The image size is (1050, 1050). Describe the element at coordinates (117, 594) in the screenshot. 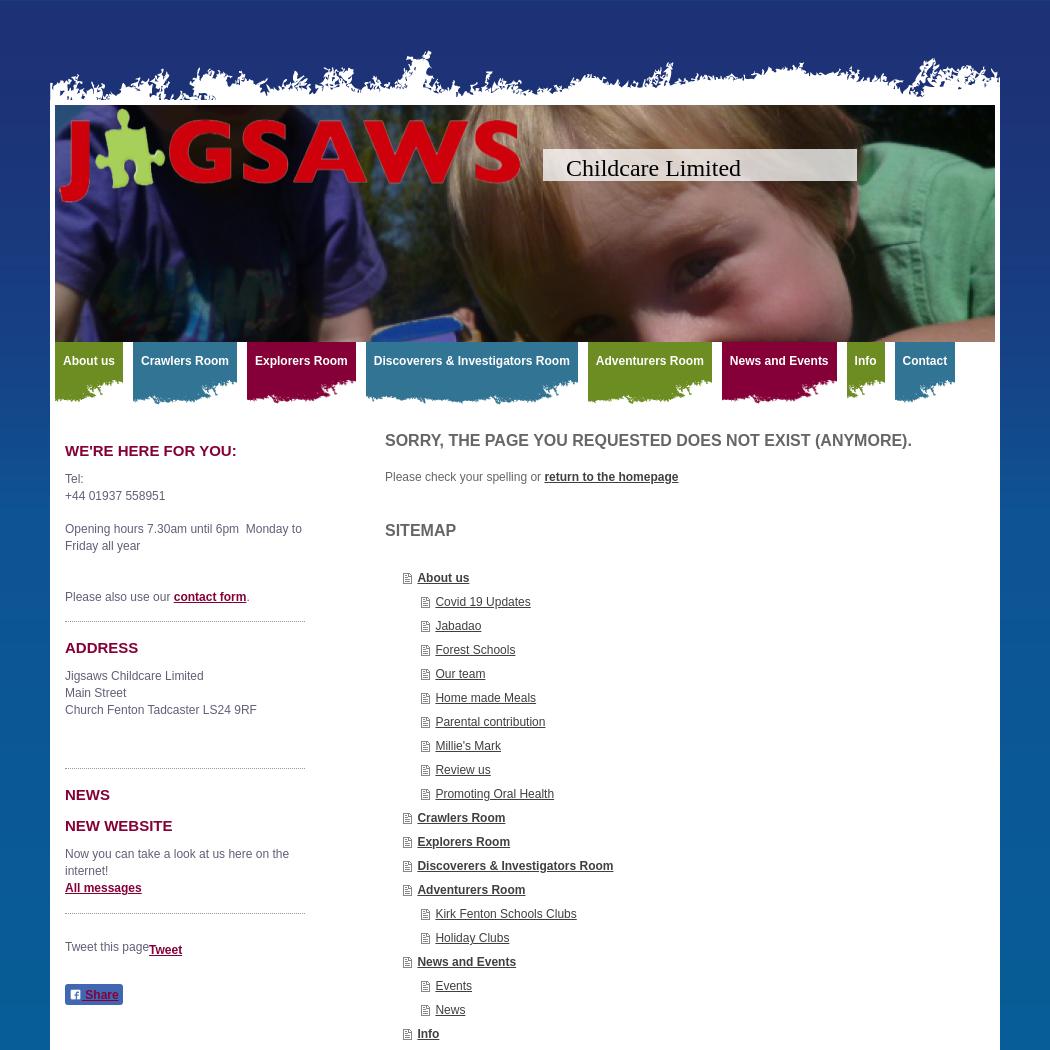

I see `'Please also use our'` at that location.